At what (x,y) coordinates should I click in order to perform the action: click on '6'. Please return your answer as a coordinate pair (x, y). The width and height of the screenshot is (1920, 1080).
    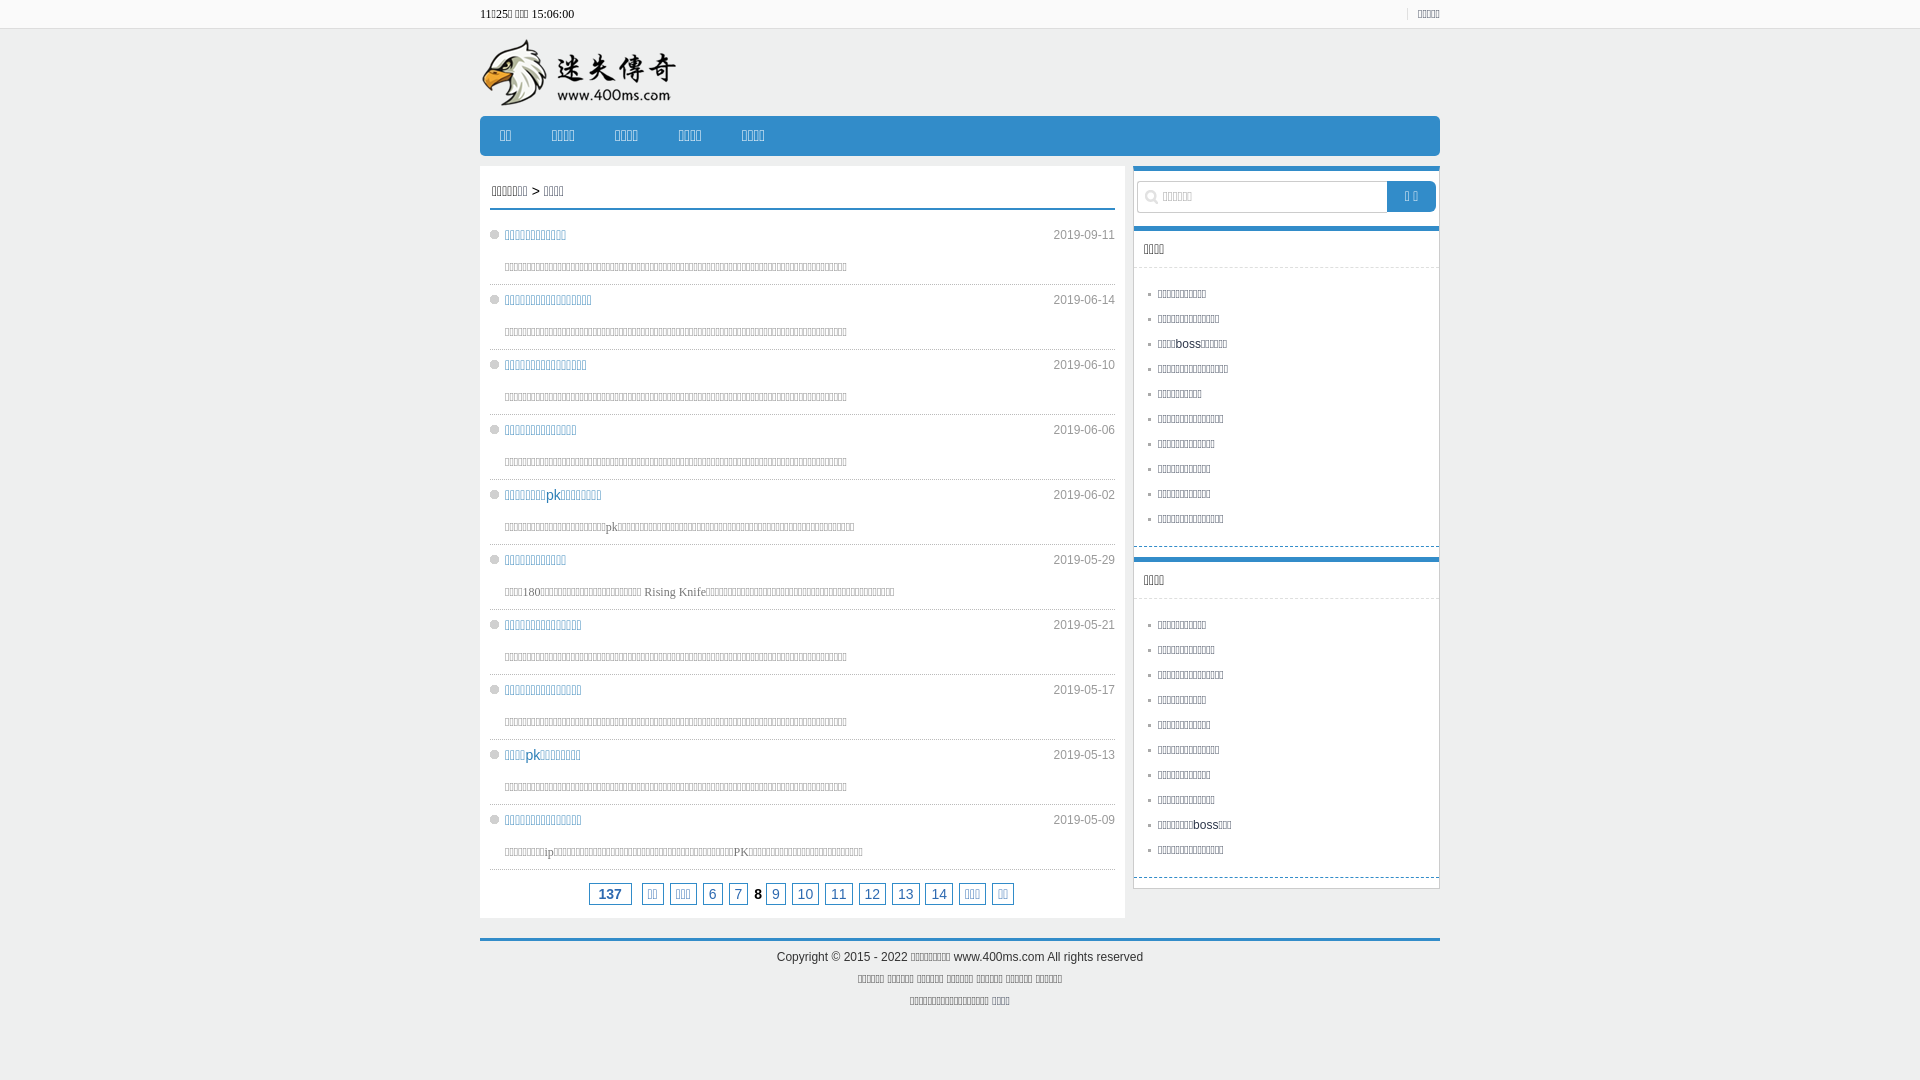
    Looking at the image, I should click on (713, 893).